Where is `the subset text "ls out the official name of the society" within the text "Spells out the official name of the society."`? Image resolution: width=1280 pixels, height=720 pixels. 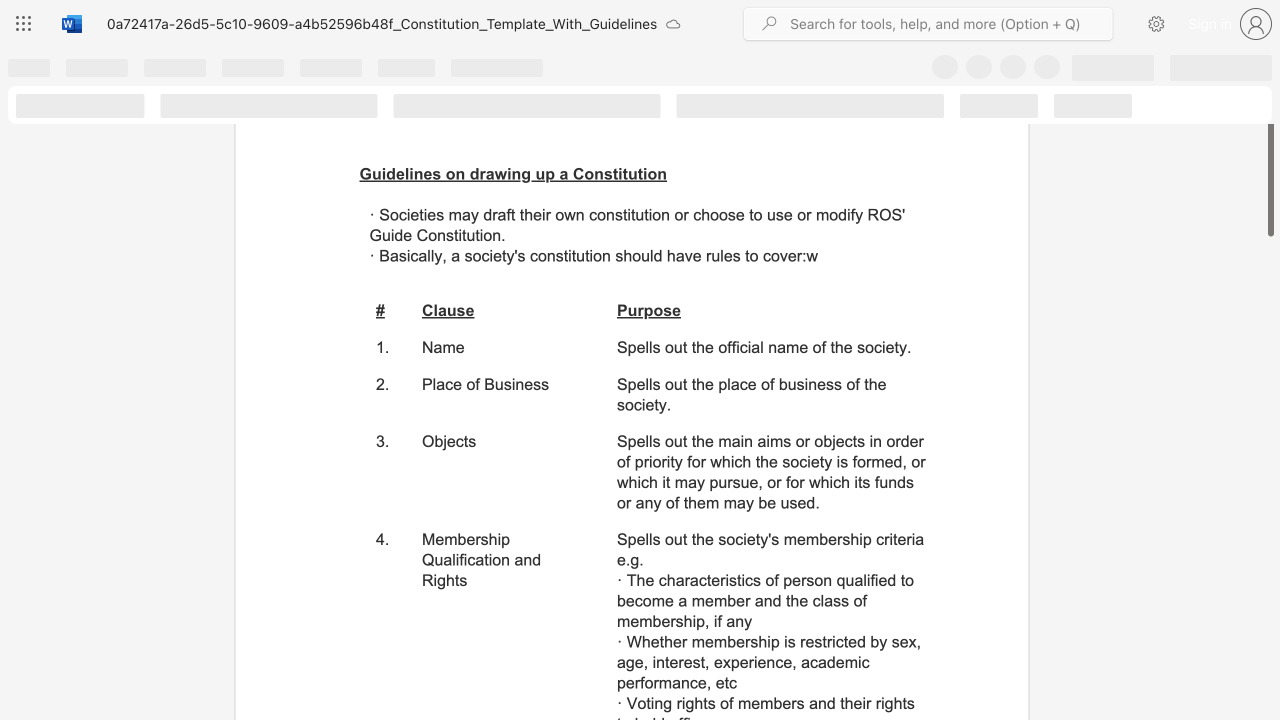 the subset text "ls out the official name of the society" within the text "Spells out the official name of the society." is located at coordinates (648, 346).